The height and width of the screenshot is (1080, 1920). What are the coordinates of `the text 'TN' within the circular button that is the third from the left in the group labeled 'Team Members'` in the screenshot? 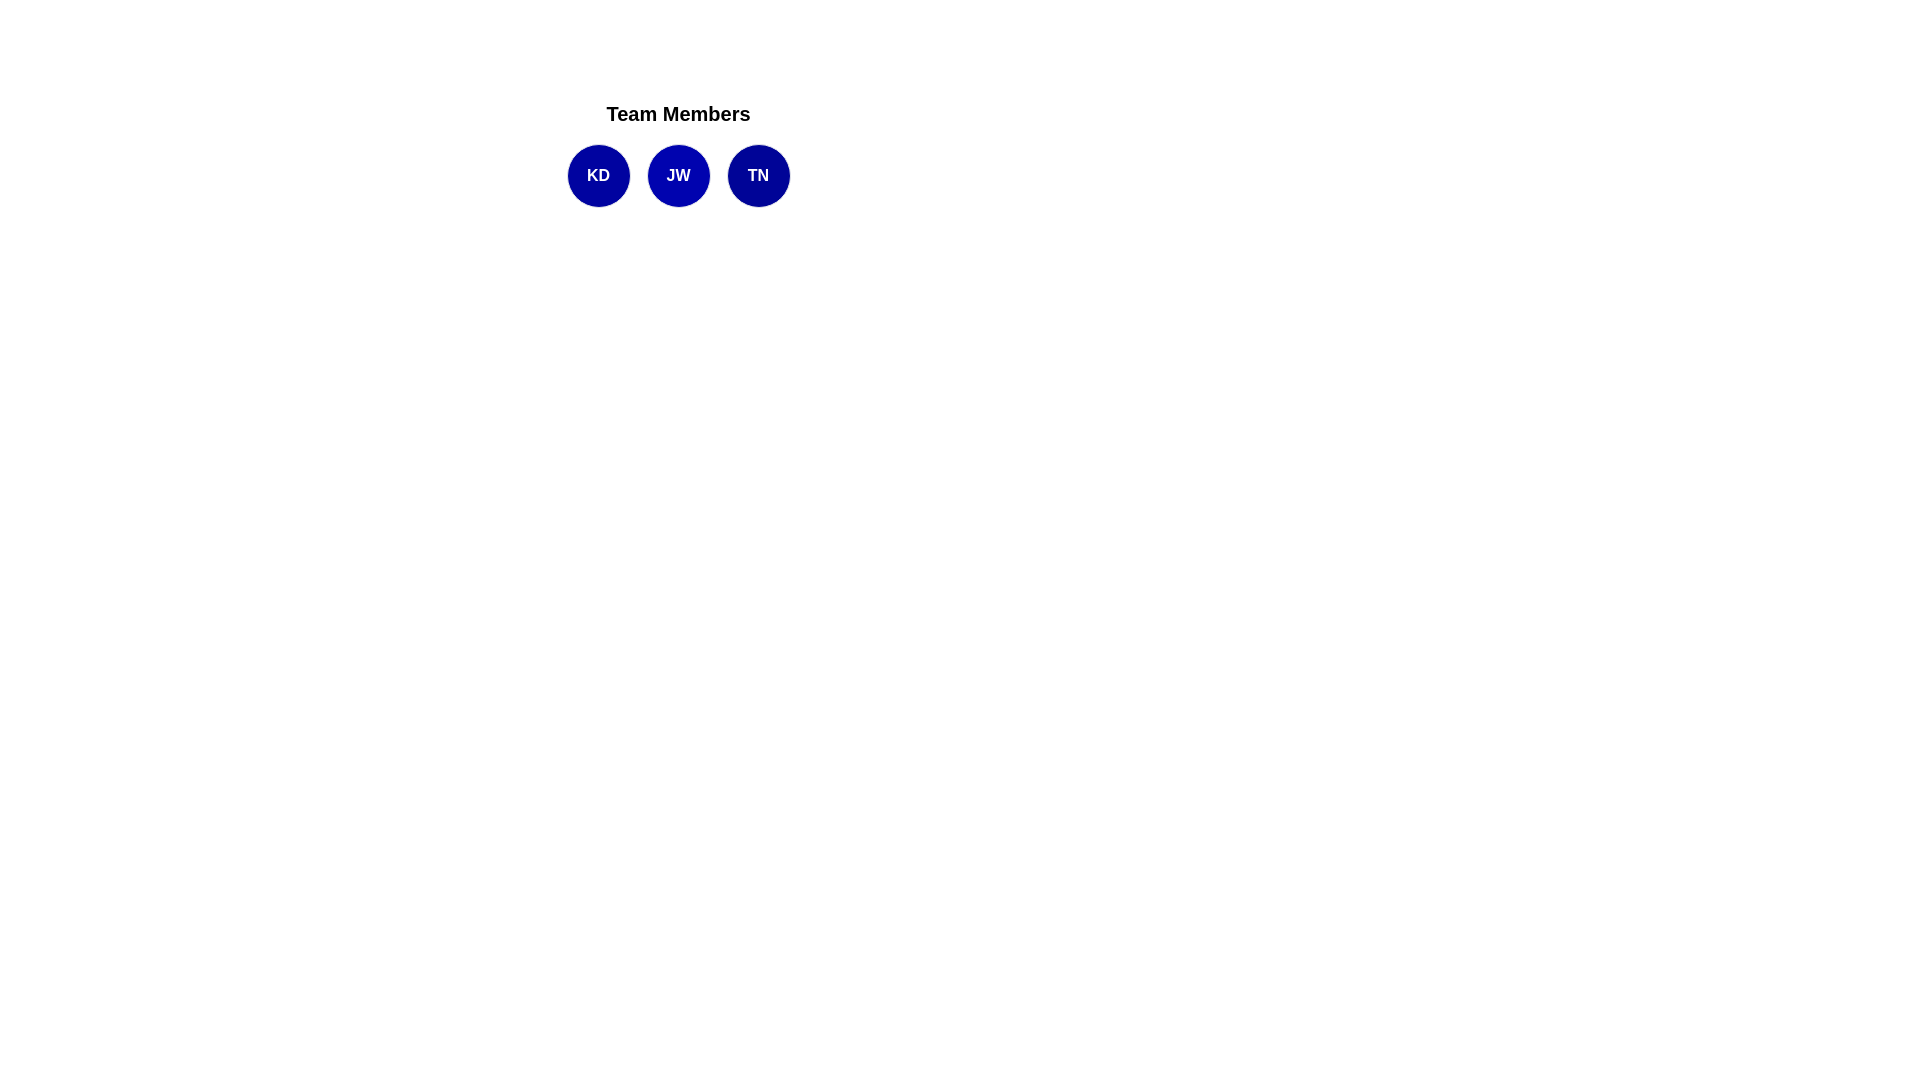 It's located at (757, 175).